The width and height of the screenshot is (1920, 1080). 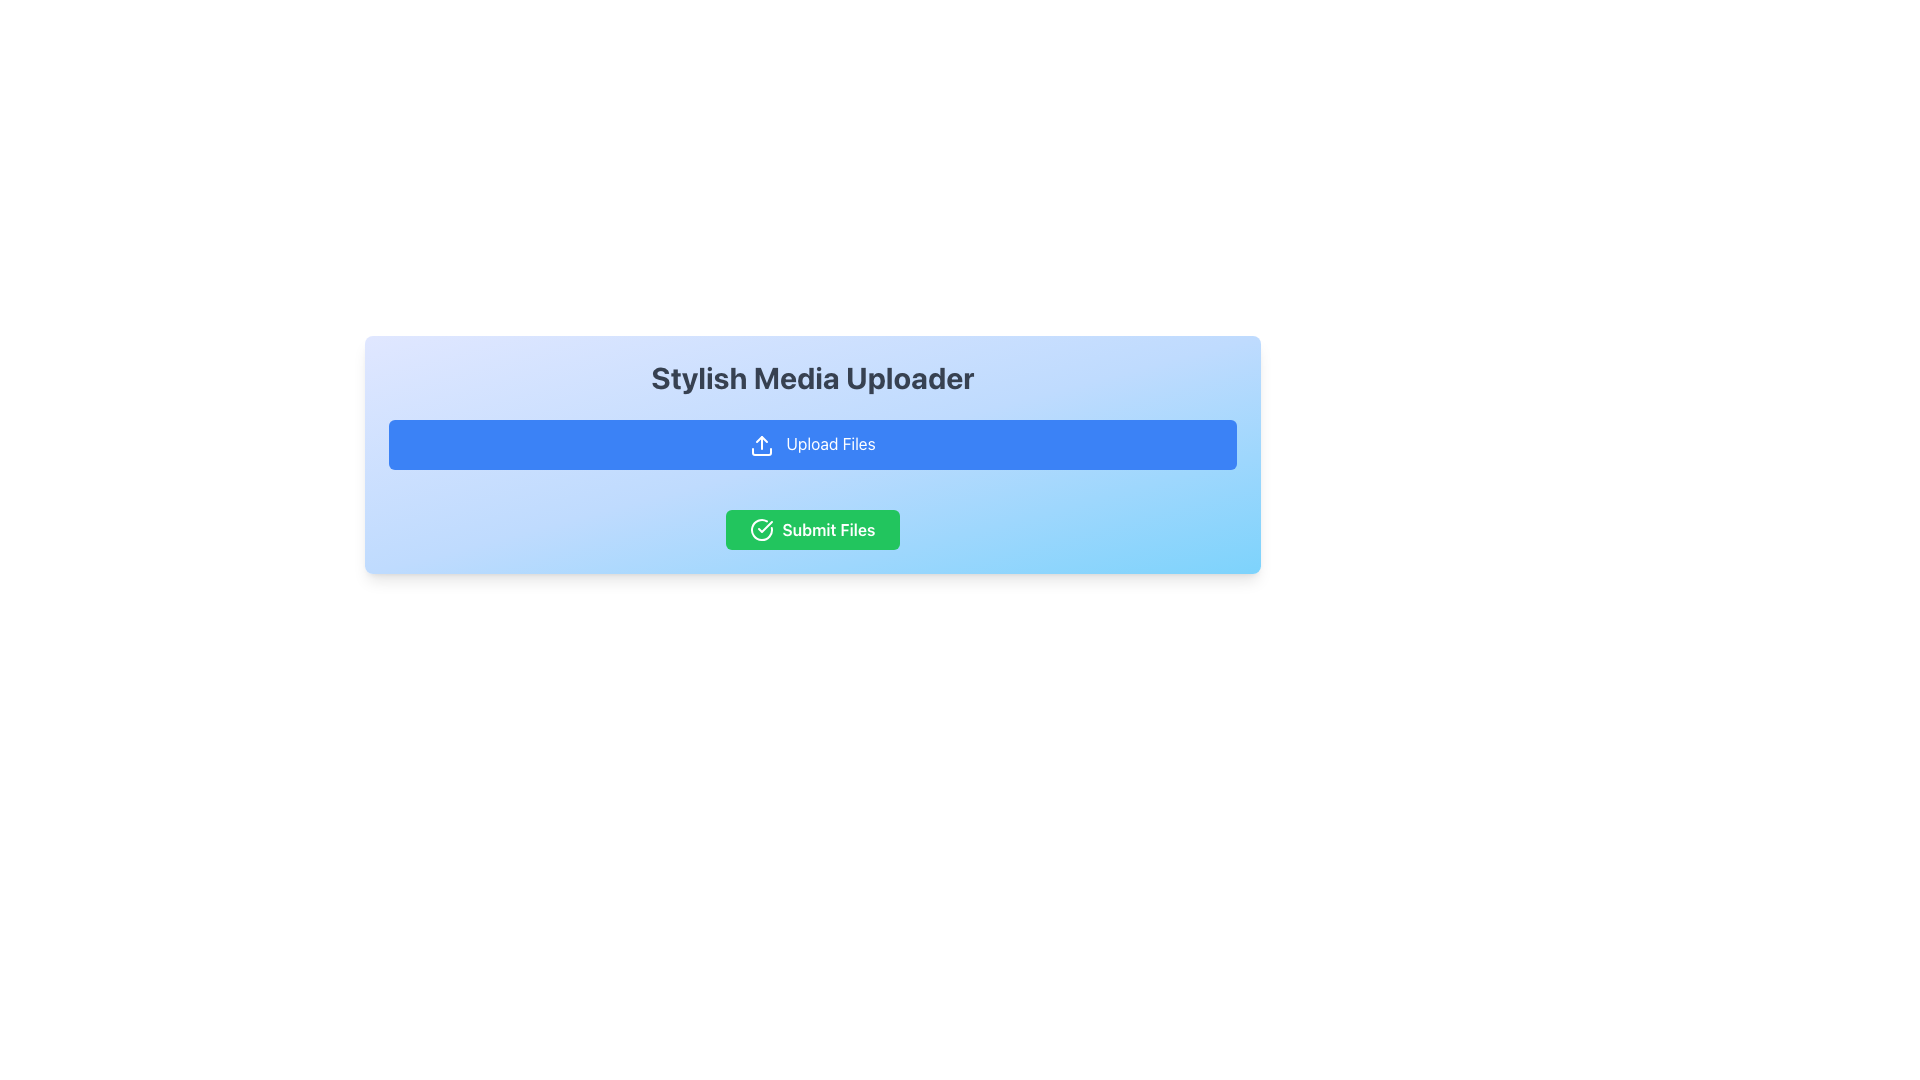 What do you see at coordinates (761, 444) in the screenshot?
I see `the blue upload icon, which is an upwards arrow located to the left of the 'Upload Files' button` at bounding box center [761, 444].